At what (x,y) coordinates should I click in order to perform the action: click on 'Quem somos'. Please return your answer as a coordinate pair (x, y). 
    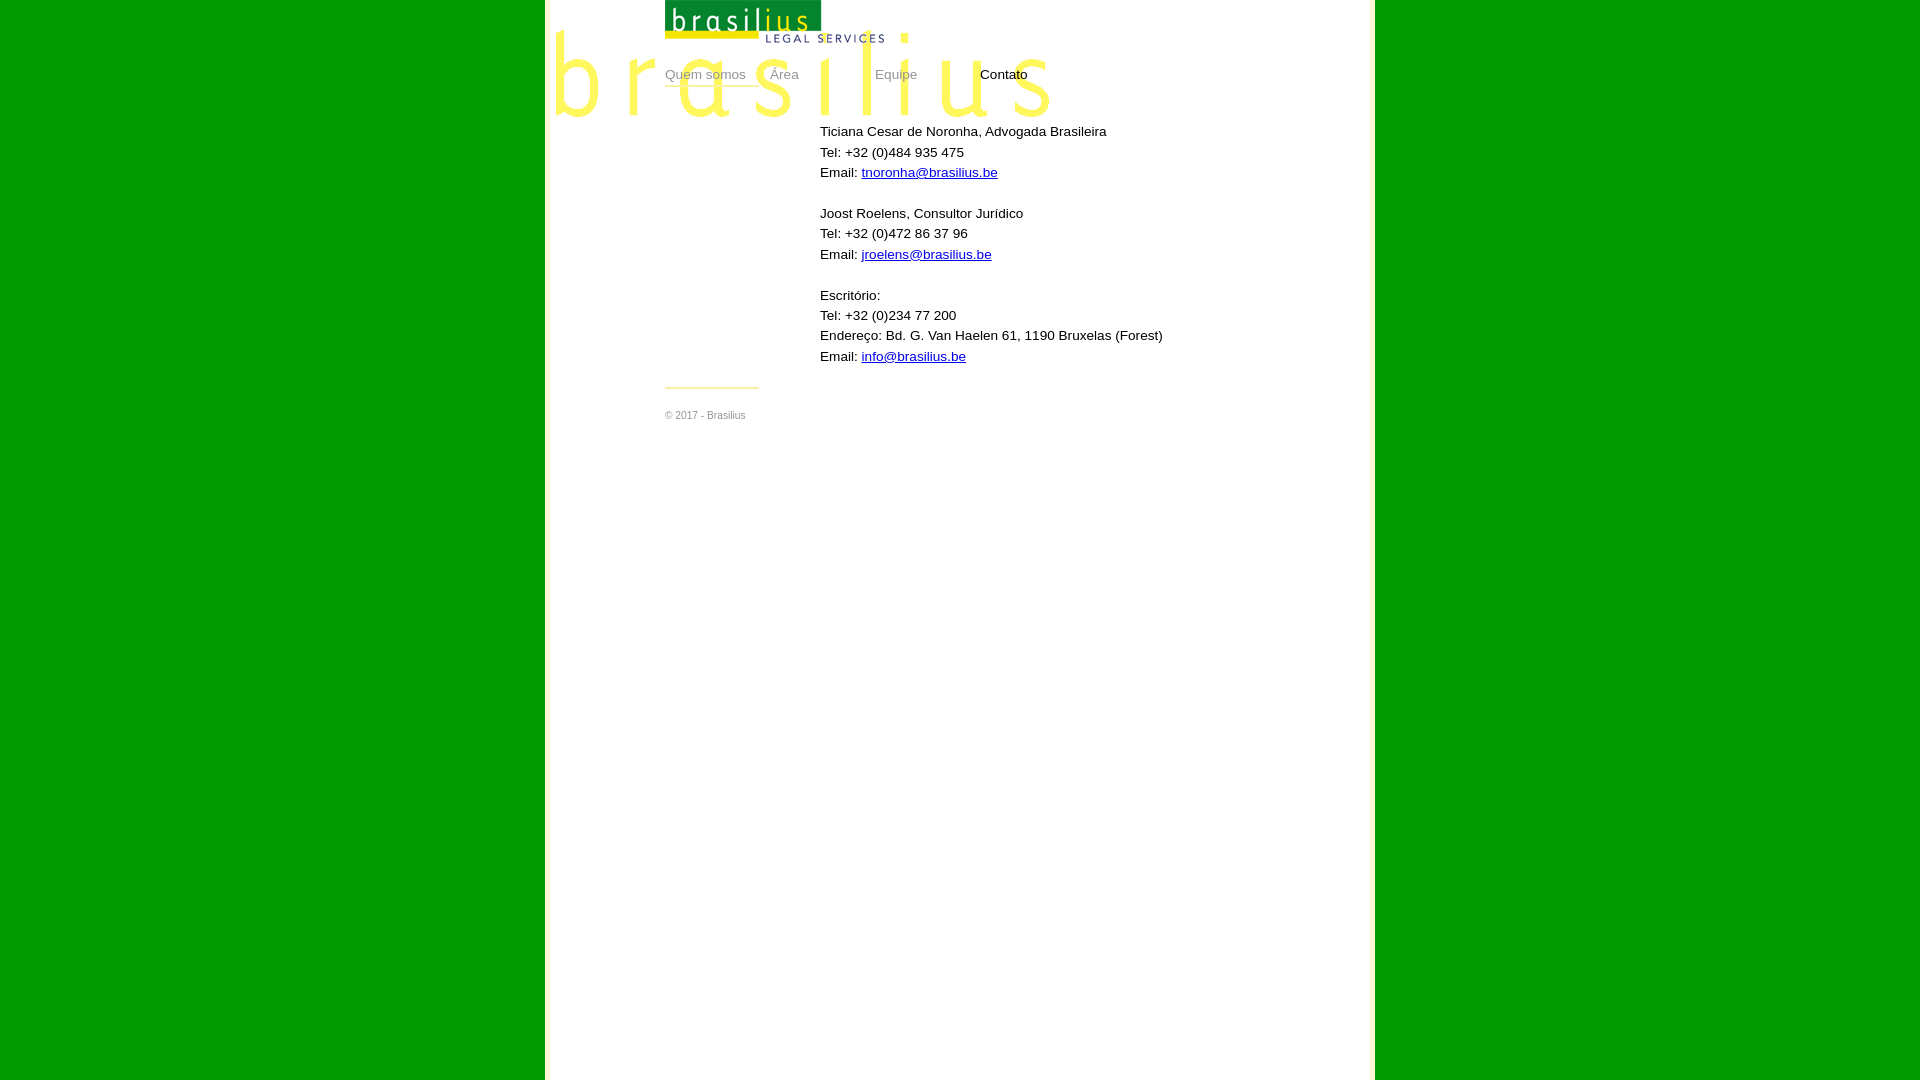
    Looking at the image, I should click on (717, 73).